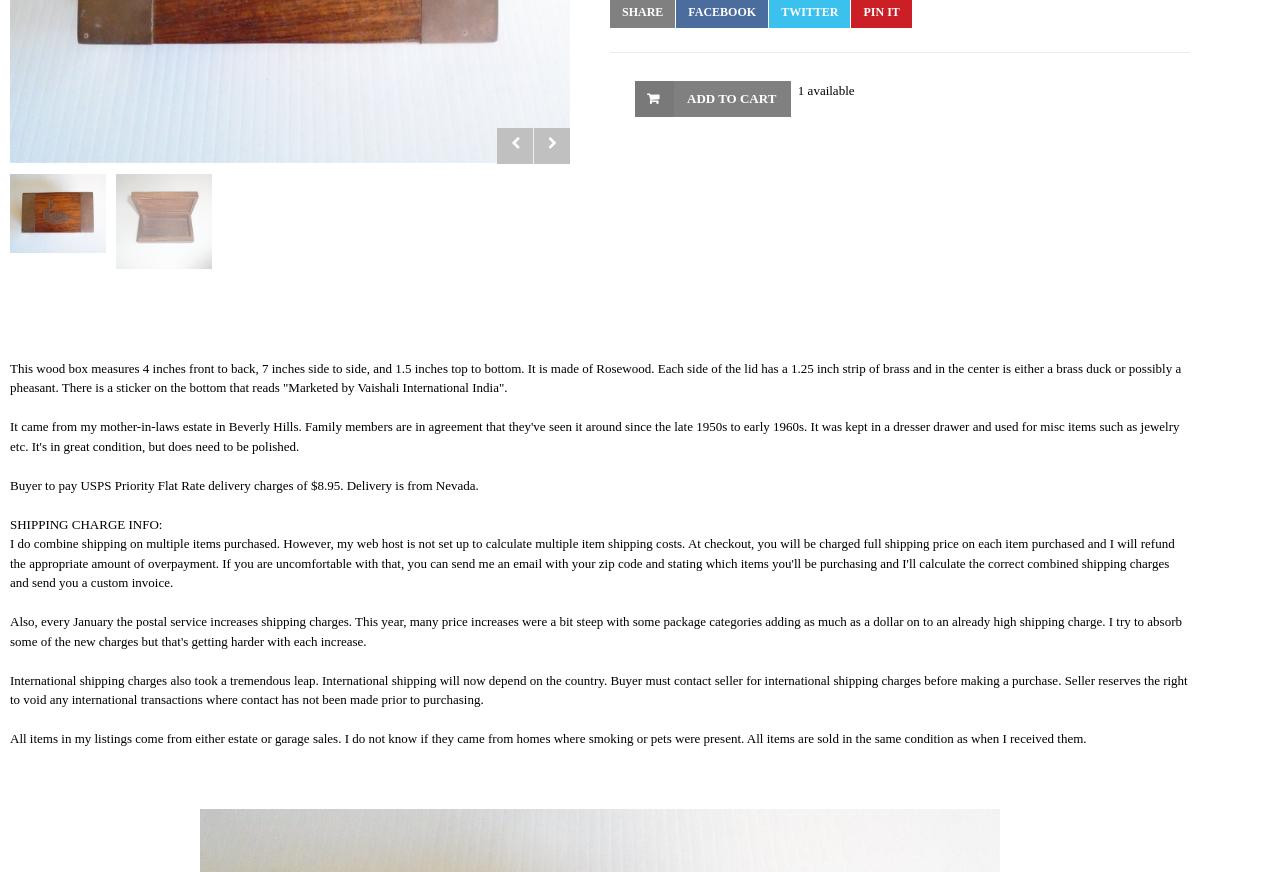 The image size is (1280, 872). I want to click on 'Buyer to pay USPS Priority Flat Rate delivery charges of $8.95. Delivery is from Nevada.', so click(242, 483).